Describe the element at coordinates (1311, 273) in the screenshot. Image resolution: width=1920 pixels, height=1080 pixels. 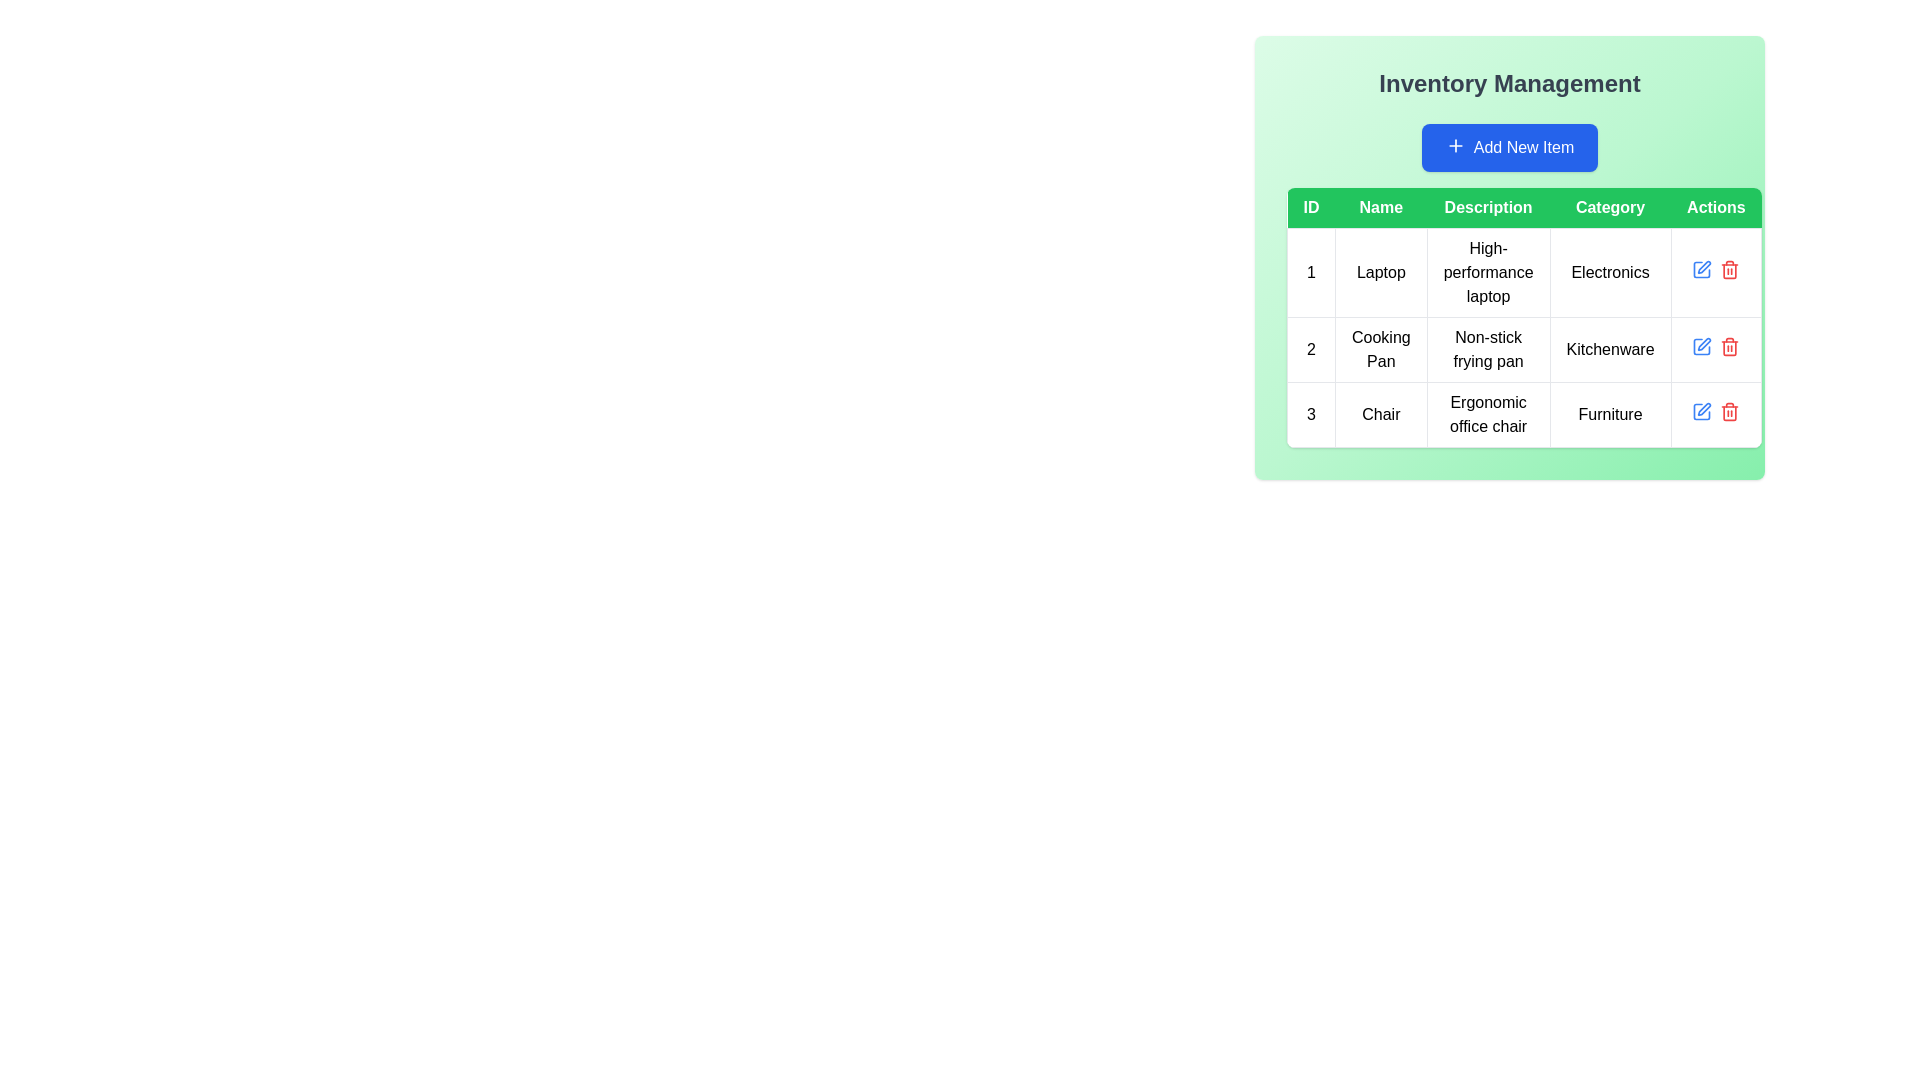
I see `the table cell containing the text '1', which is styled with centered text and bordered edges, located in the first column of the first row of the table interface` at that location.